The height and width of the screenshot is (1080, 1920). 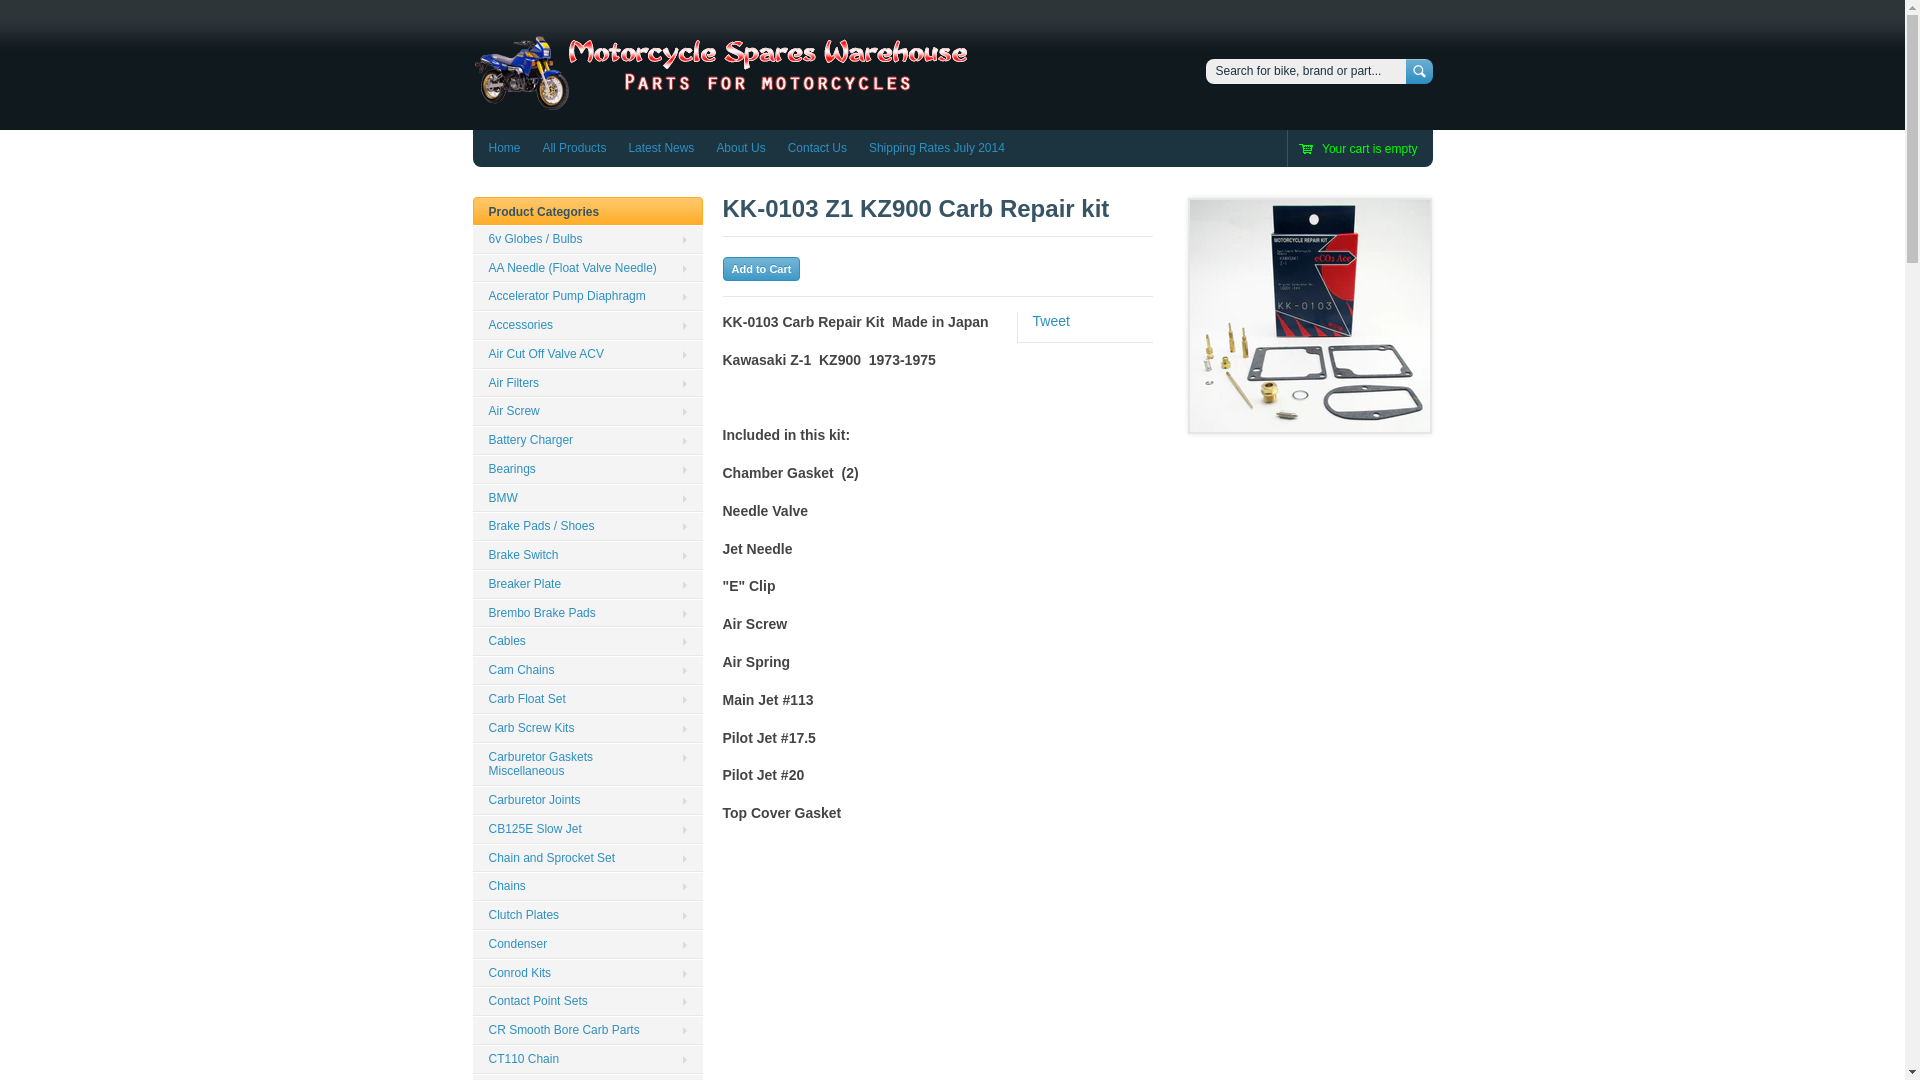 I want to click on 'Cables', so click(x=585, y=641).